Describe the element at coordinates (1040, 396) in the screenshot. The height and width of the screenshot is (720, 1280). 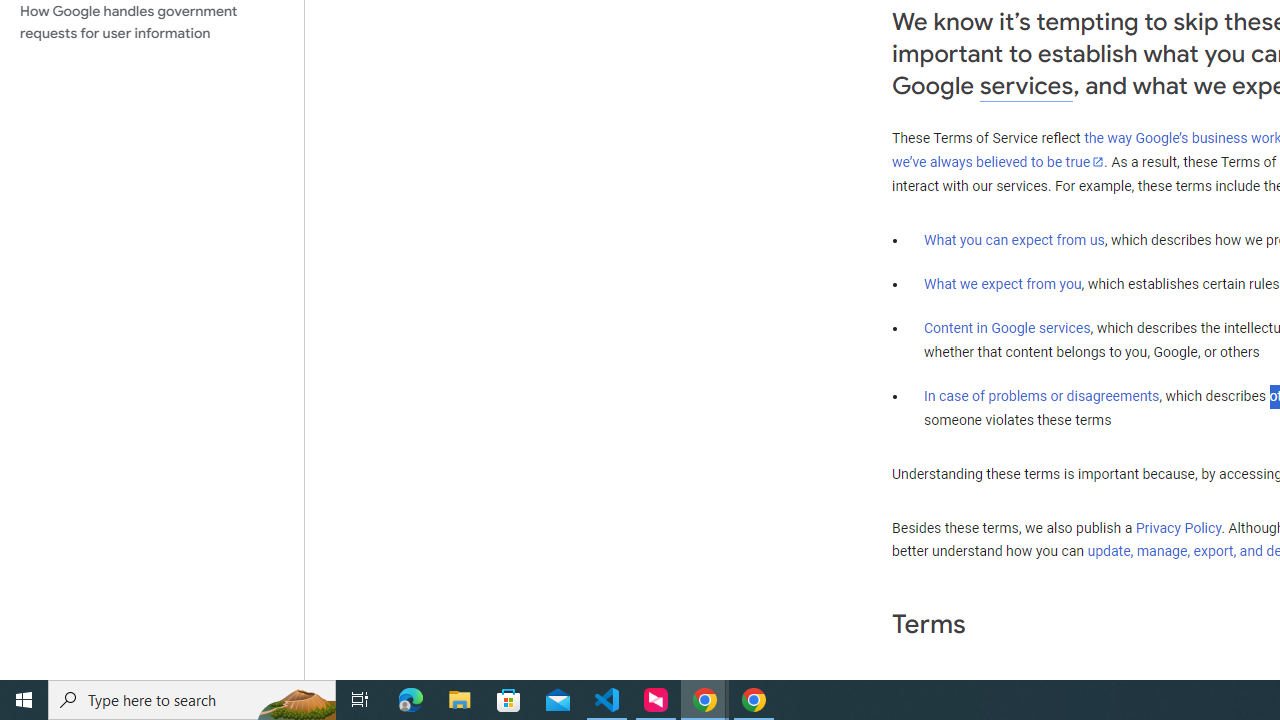
I see `'In case of problems or disagreements'` at that location.